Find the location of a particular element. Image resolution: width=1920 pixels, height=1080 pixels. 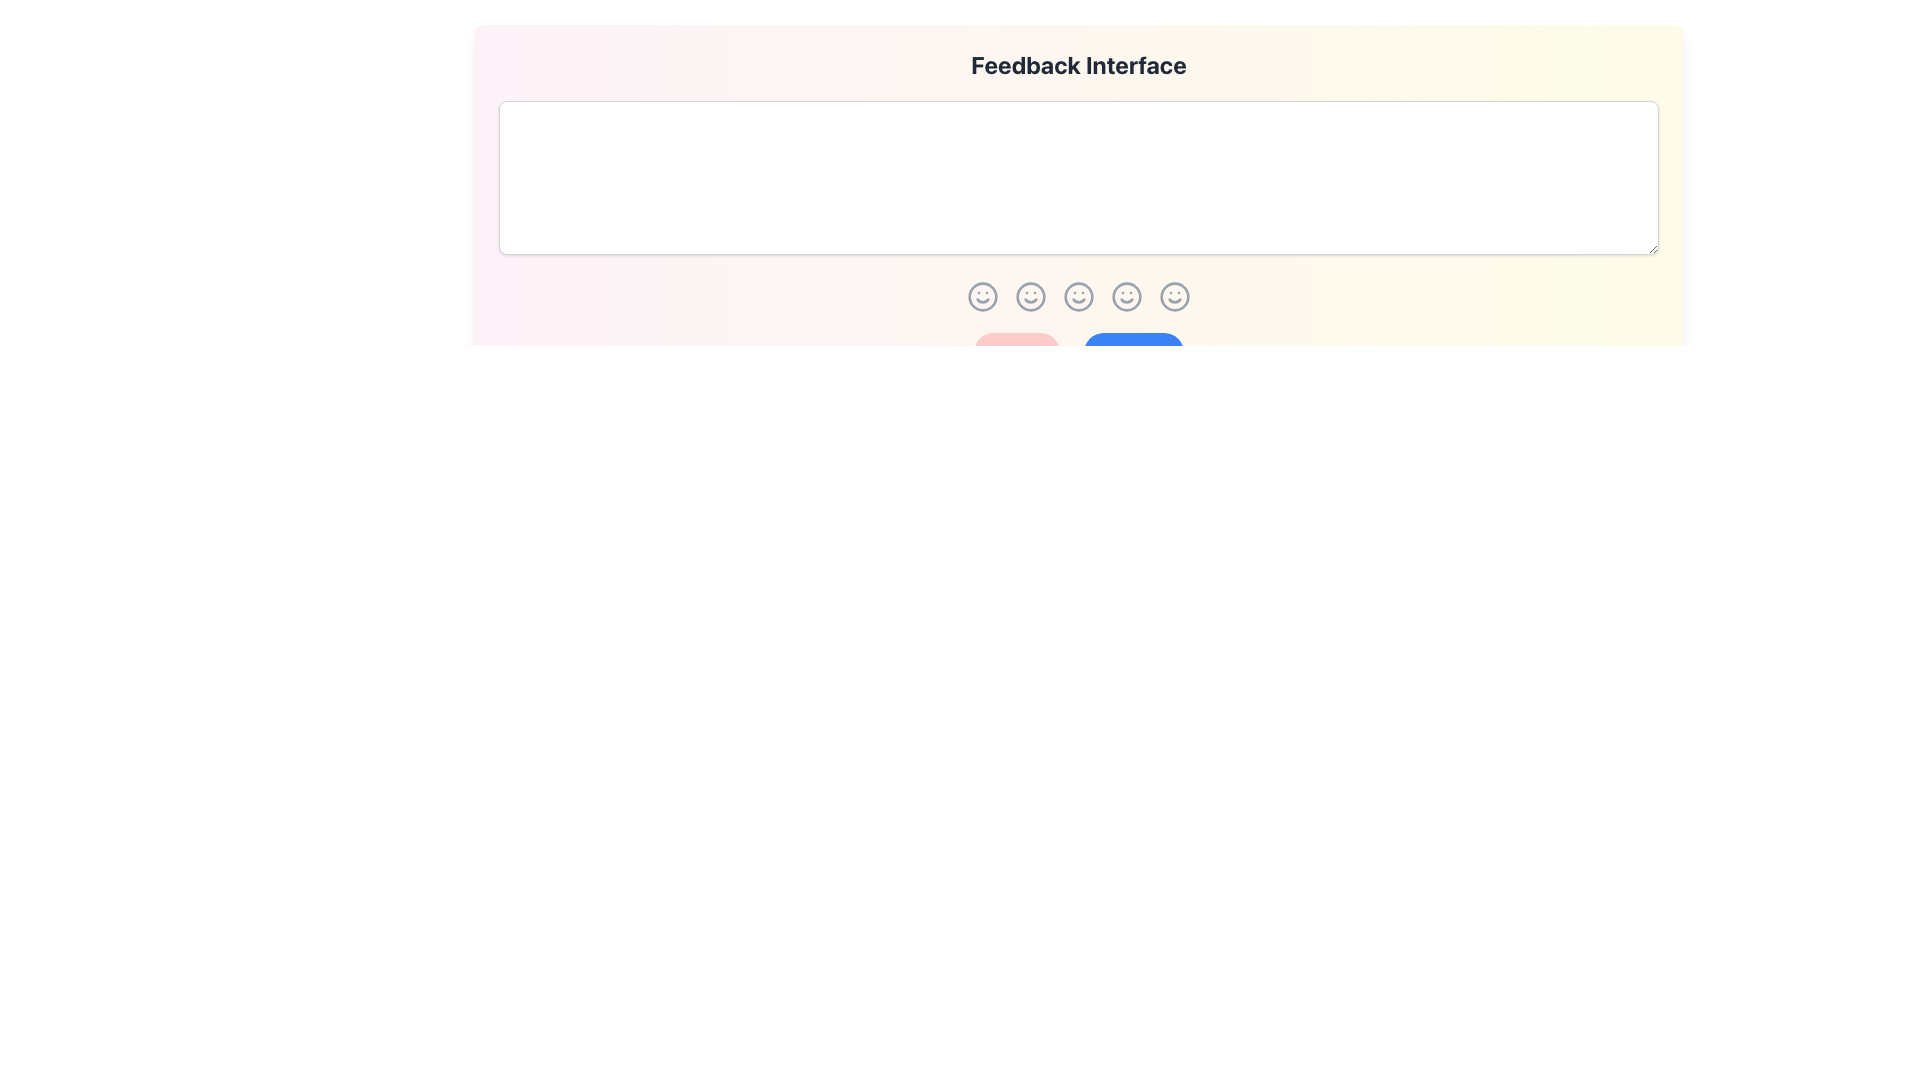

the fifth smiley face icon button in the feedback interface is located at coordinates (1127, 297).